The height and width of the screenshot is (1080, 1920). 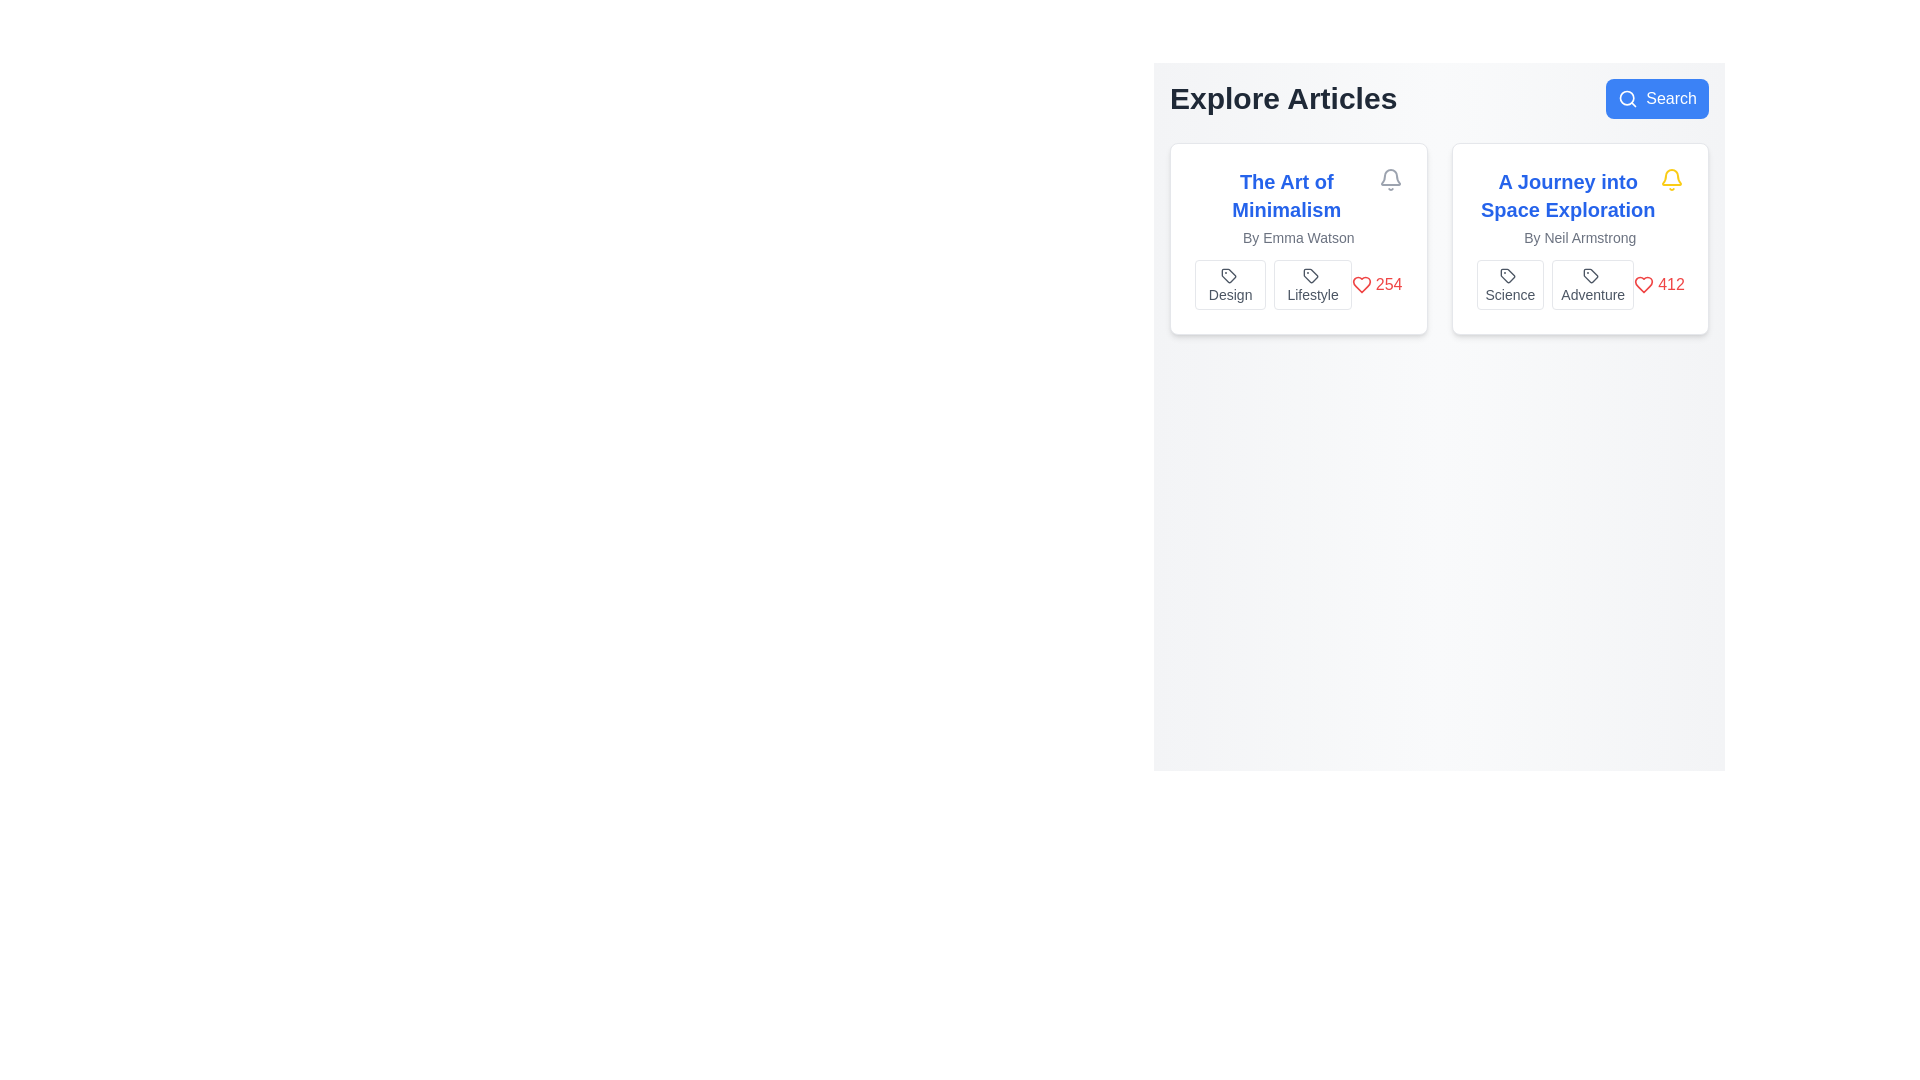 I want to click on the tag label with icon that provides additional metadata for the article 'The Art of Minimalism', positioned as the second item in the horizontal list of labels, following the 'Design' label, so click(x=1298, y=285).